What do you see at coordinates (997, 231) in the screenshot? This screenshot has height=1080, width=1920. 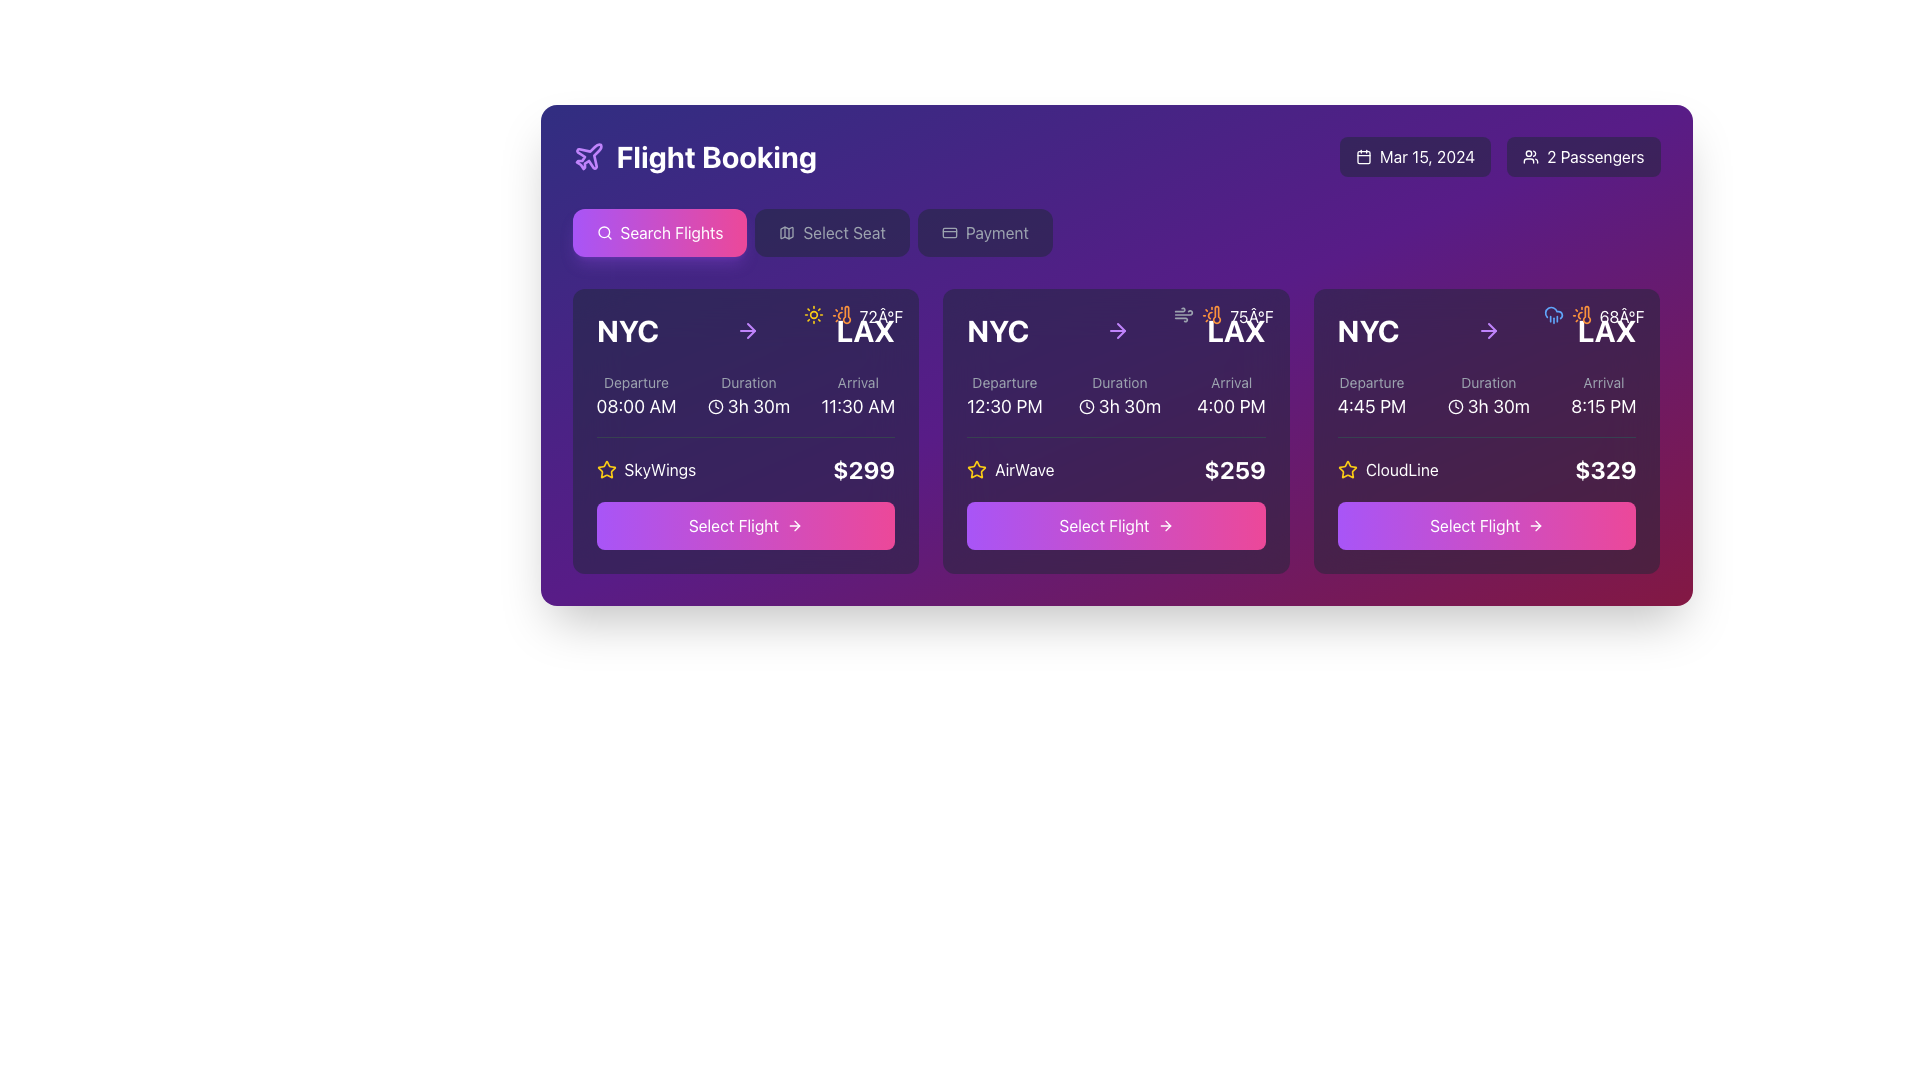 I see `the 'Payment' text label displayed in a light-colored font on a dark-purple rectangular button, located to the center-right of the interface` at bounding box center [997, 231].